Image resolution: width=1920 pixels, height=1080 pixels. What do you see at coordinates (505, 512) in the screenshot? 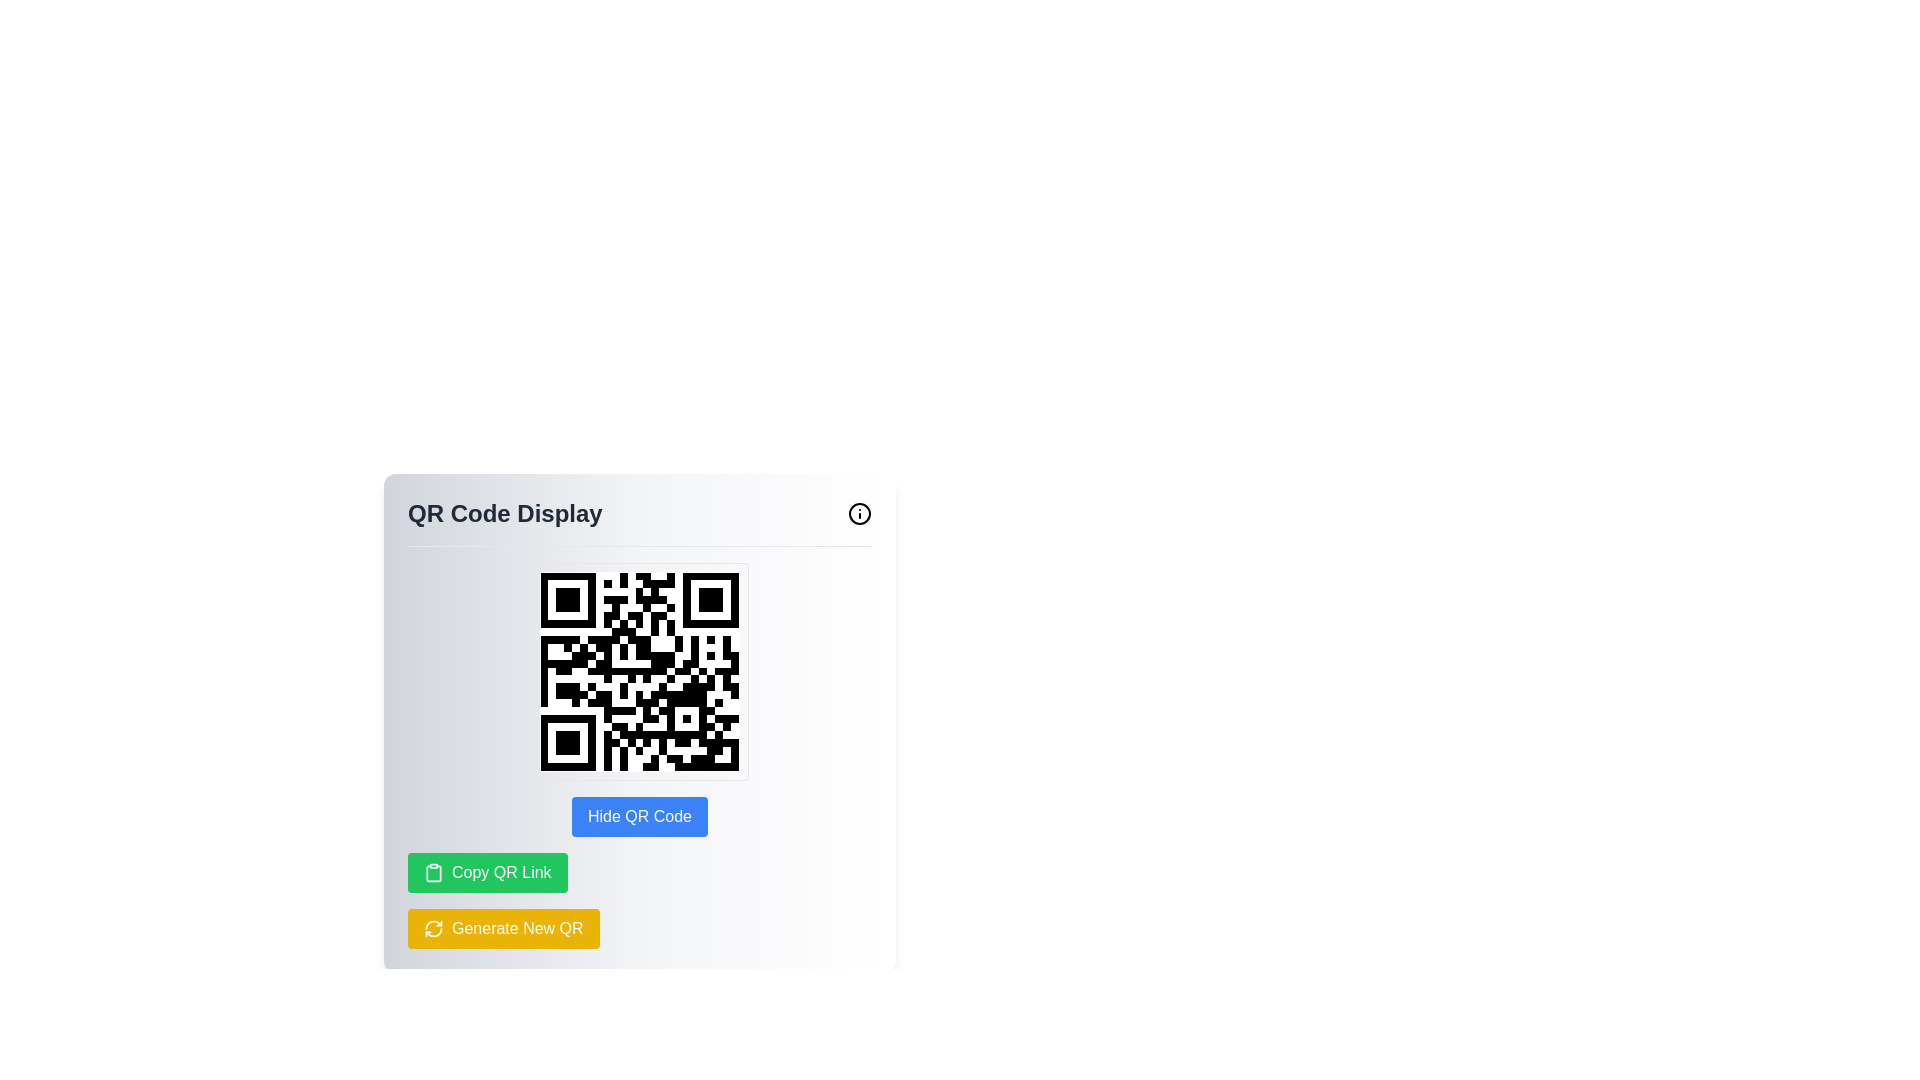
I see `the text label displaying 'QR Code Display', which is prominently positioned at the upper-left corner of a card-like interface, styled with a large bold font in dark gray color` at bounding box center [505, 512].